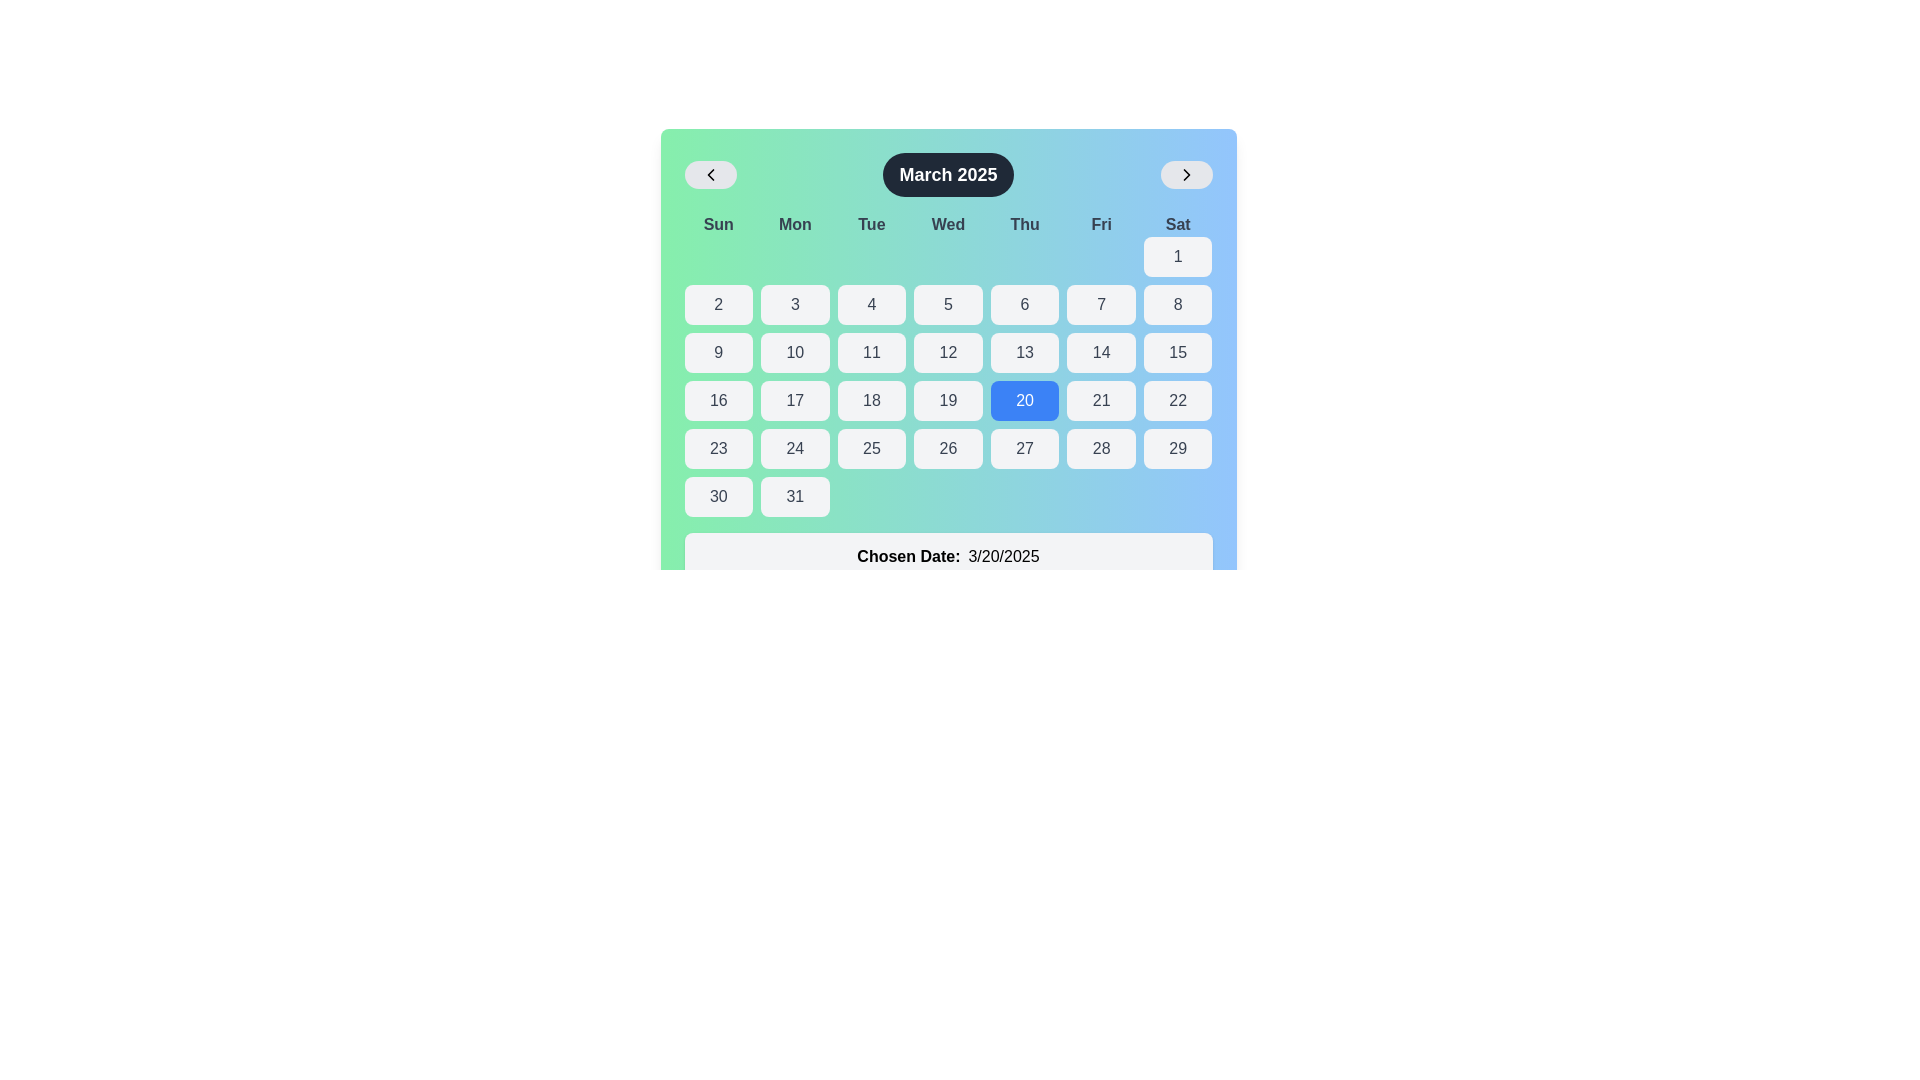  Describe the element at coordinates (1100, 401) in the screenshot. I see `the button representing the 21st day of March 2025 in the calendar` at that location.